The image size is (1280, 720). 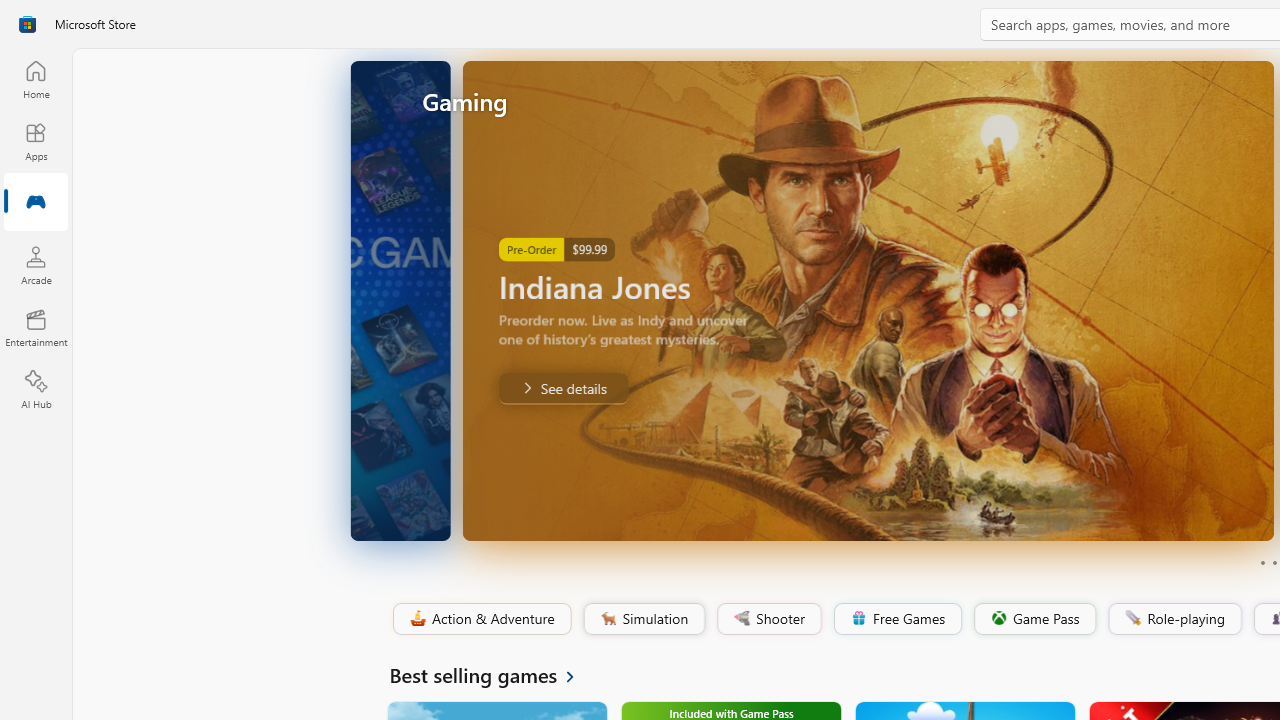 What do you see at coordinates (1261, 563) in the screenshot?
I see `'Page 1'` at bounding box center [1261, 563].